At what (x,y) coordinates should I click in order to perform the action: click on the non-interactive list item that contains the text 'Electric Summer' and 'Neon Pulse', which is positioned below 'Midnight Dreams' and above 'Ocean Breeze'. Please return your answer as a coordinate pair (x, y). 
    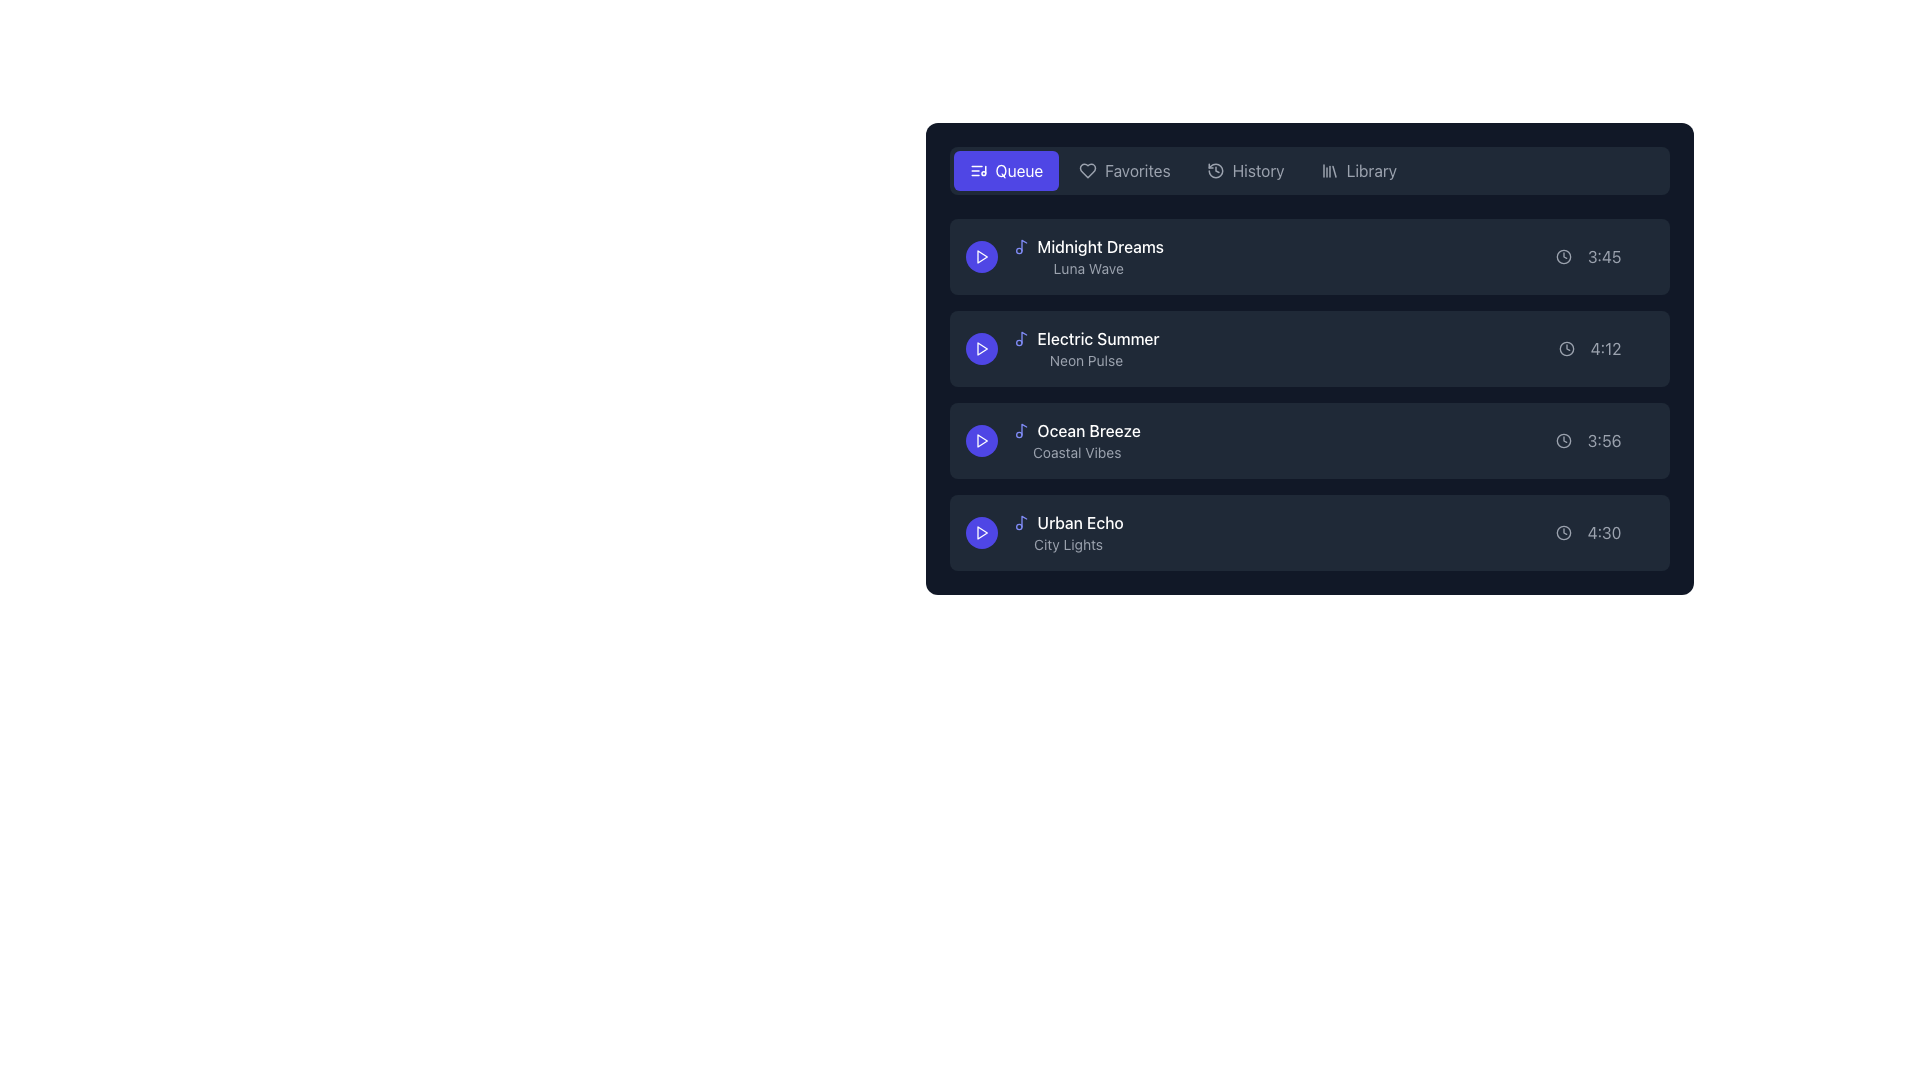
    Looking at the image, I should click on (1085, 347).